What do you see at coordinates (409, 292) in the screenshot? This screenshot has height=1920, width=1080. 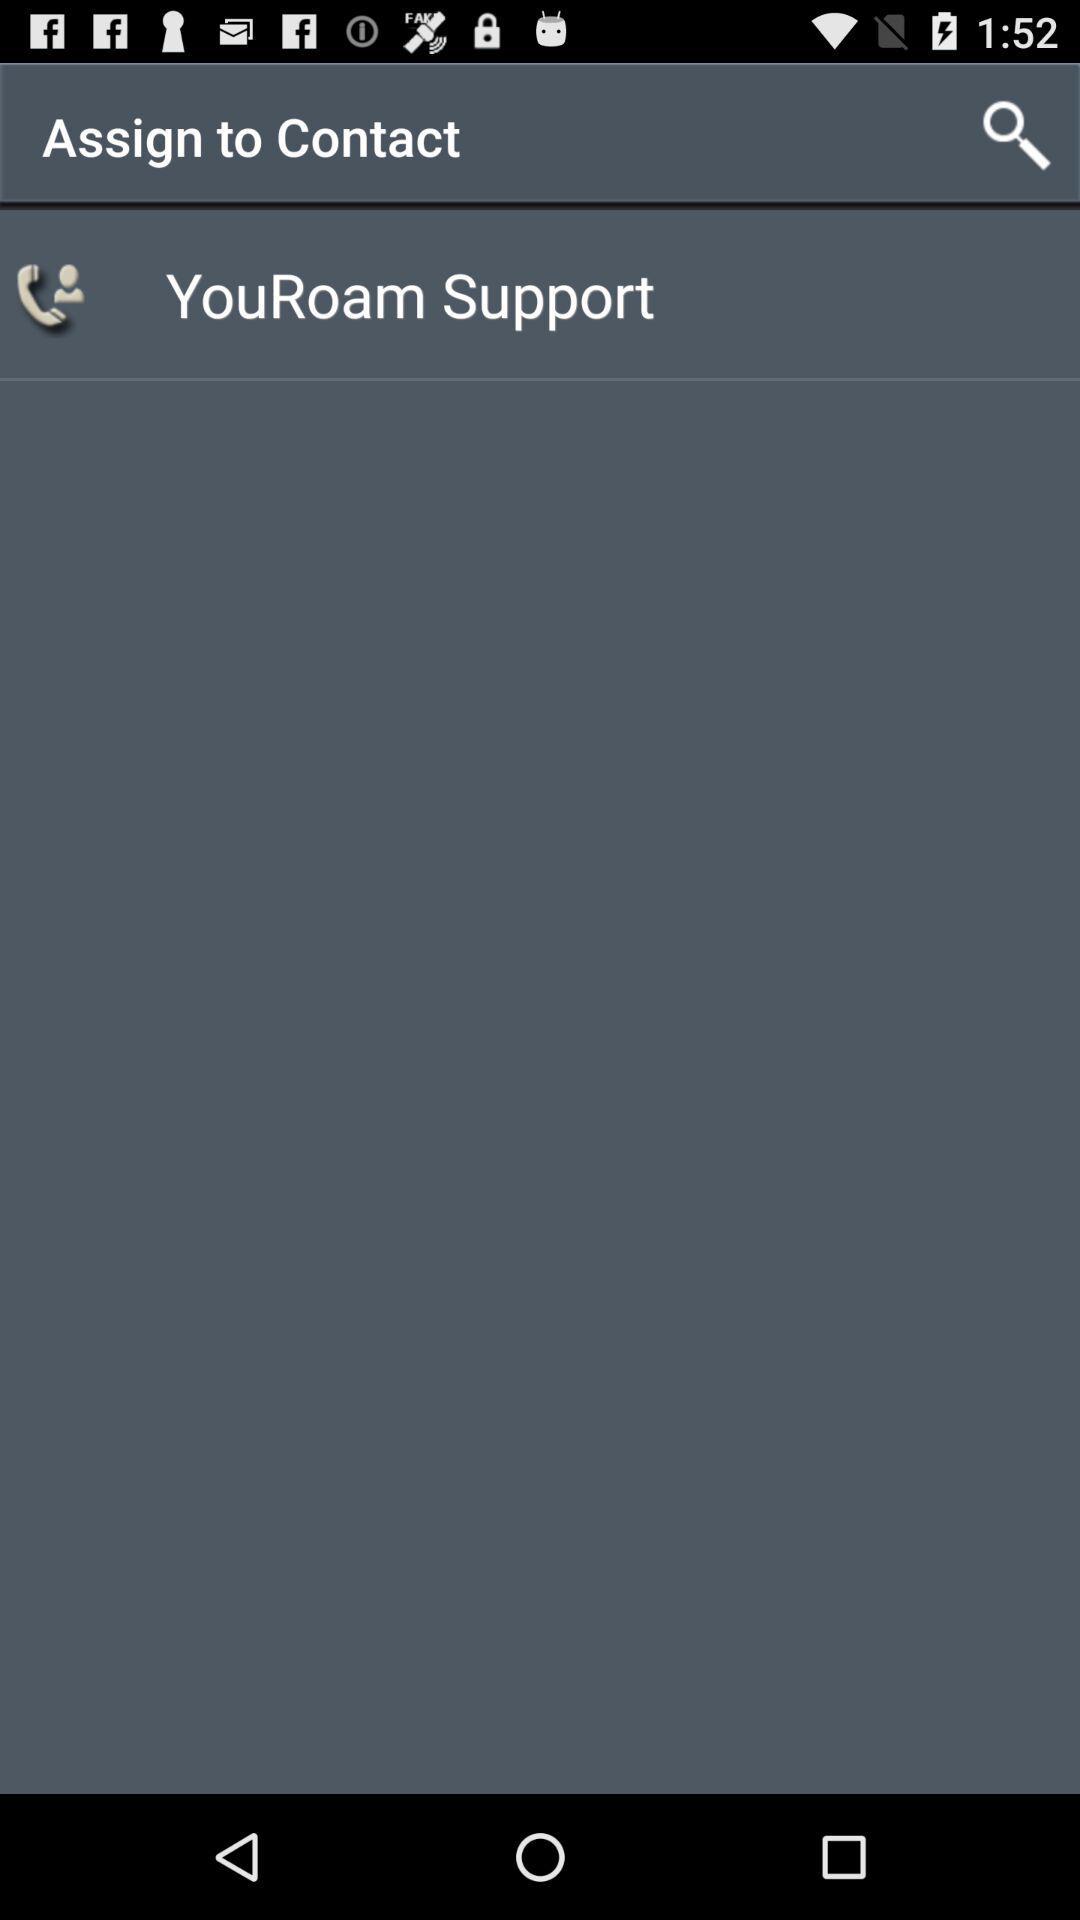 I see `the youroam support icon` at bounding box center [409, 292].